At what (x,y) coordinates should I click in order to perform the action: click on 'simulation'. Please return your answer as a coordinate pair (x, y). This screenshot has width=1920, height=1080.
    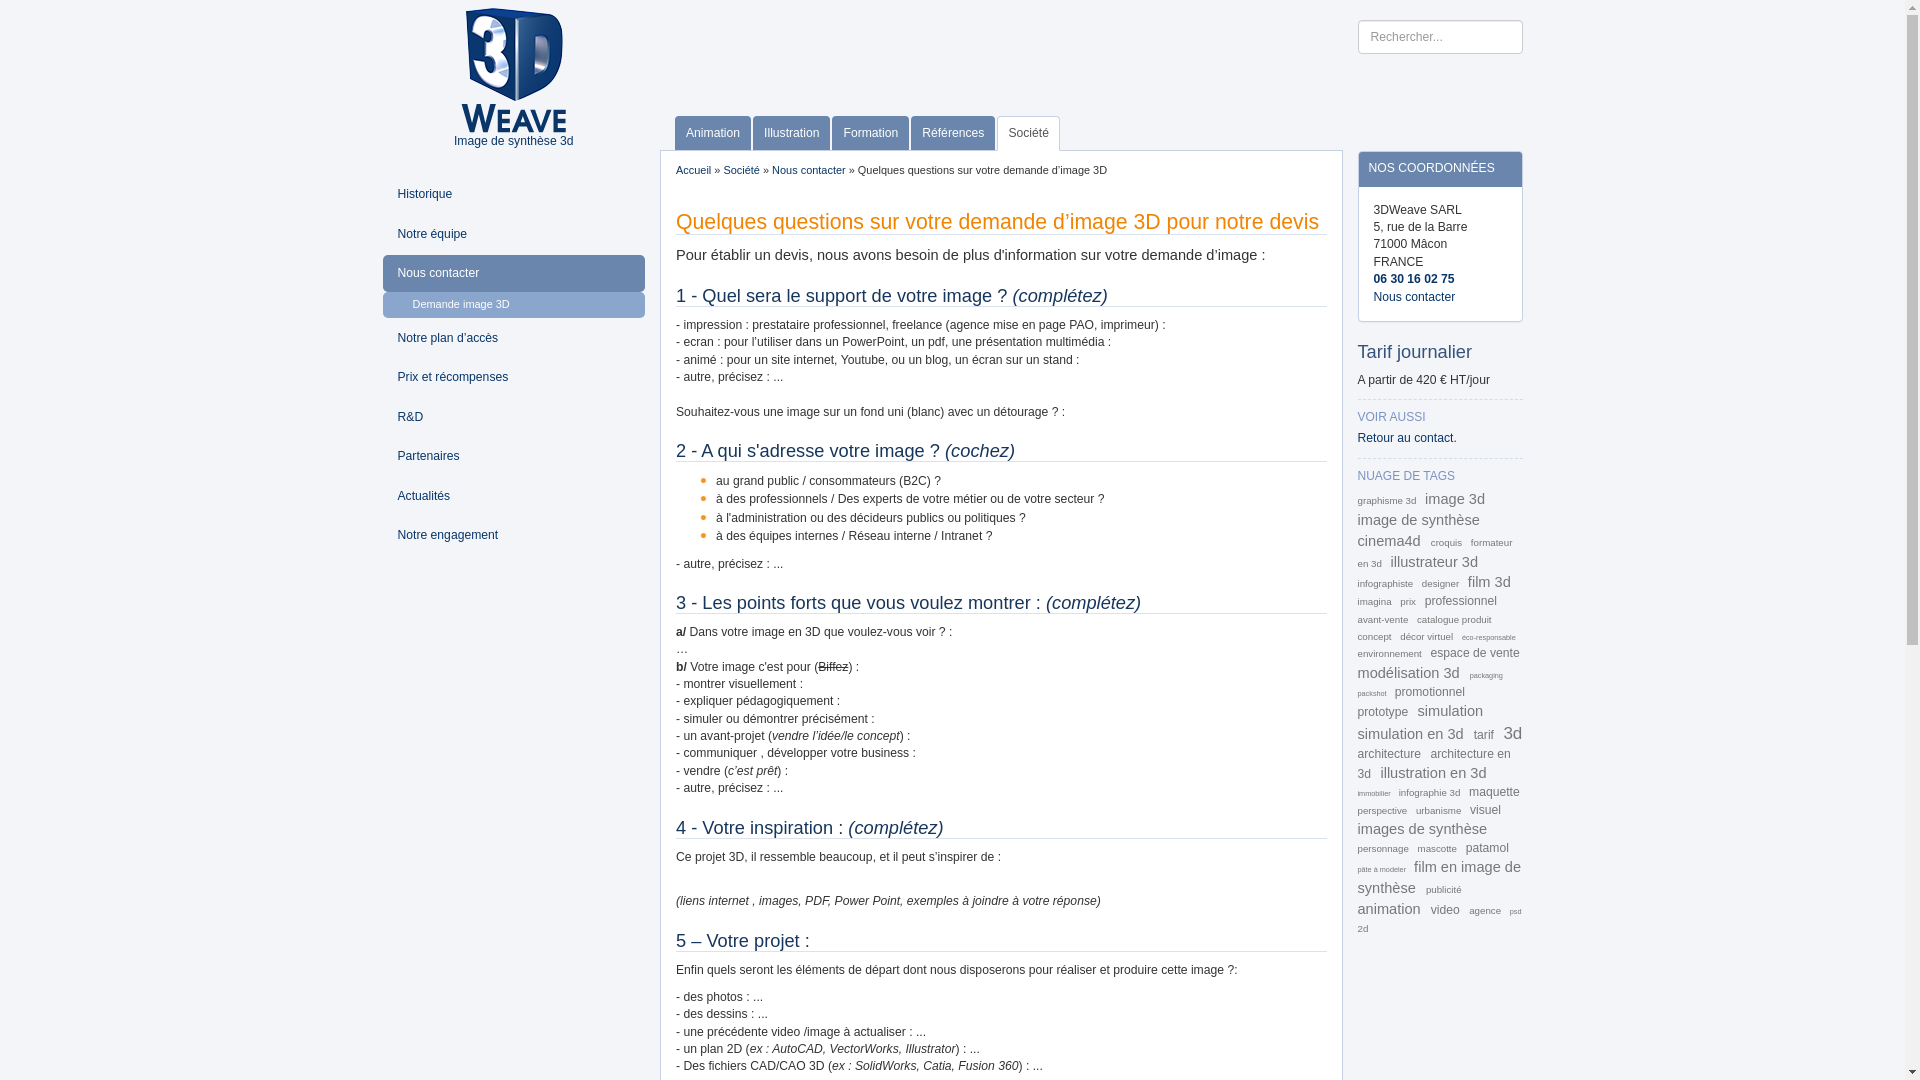
    Looking at the image, I should click on (1450, 709).